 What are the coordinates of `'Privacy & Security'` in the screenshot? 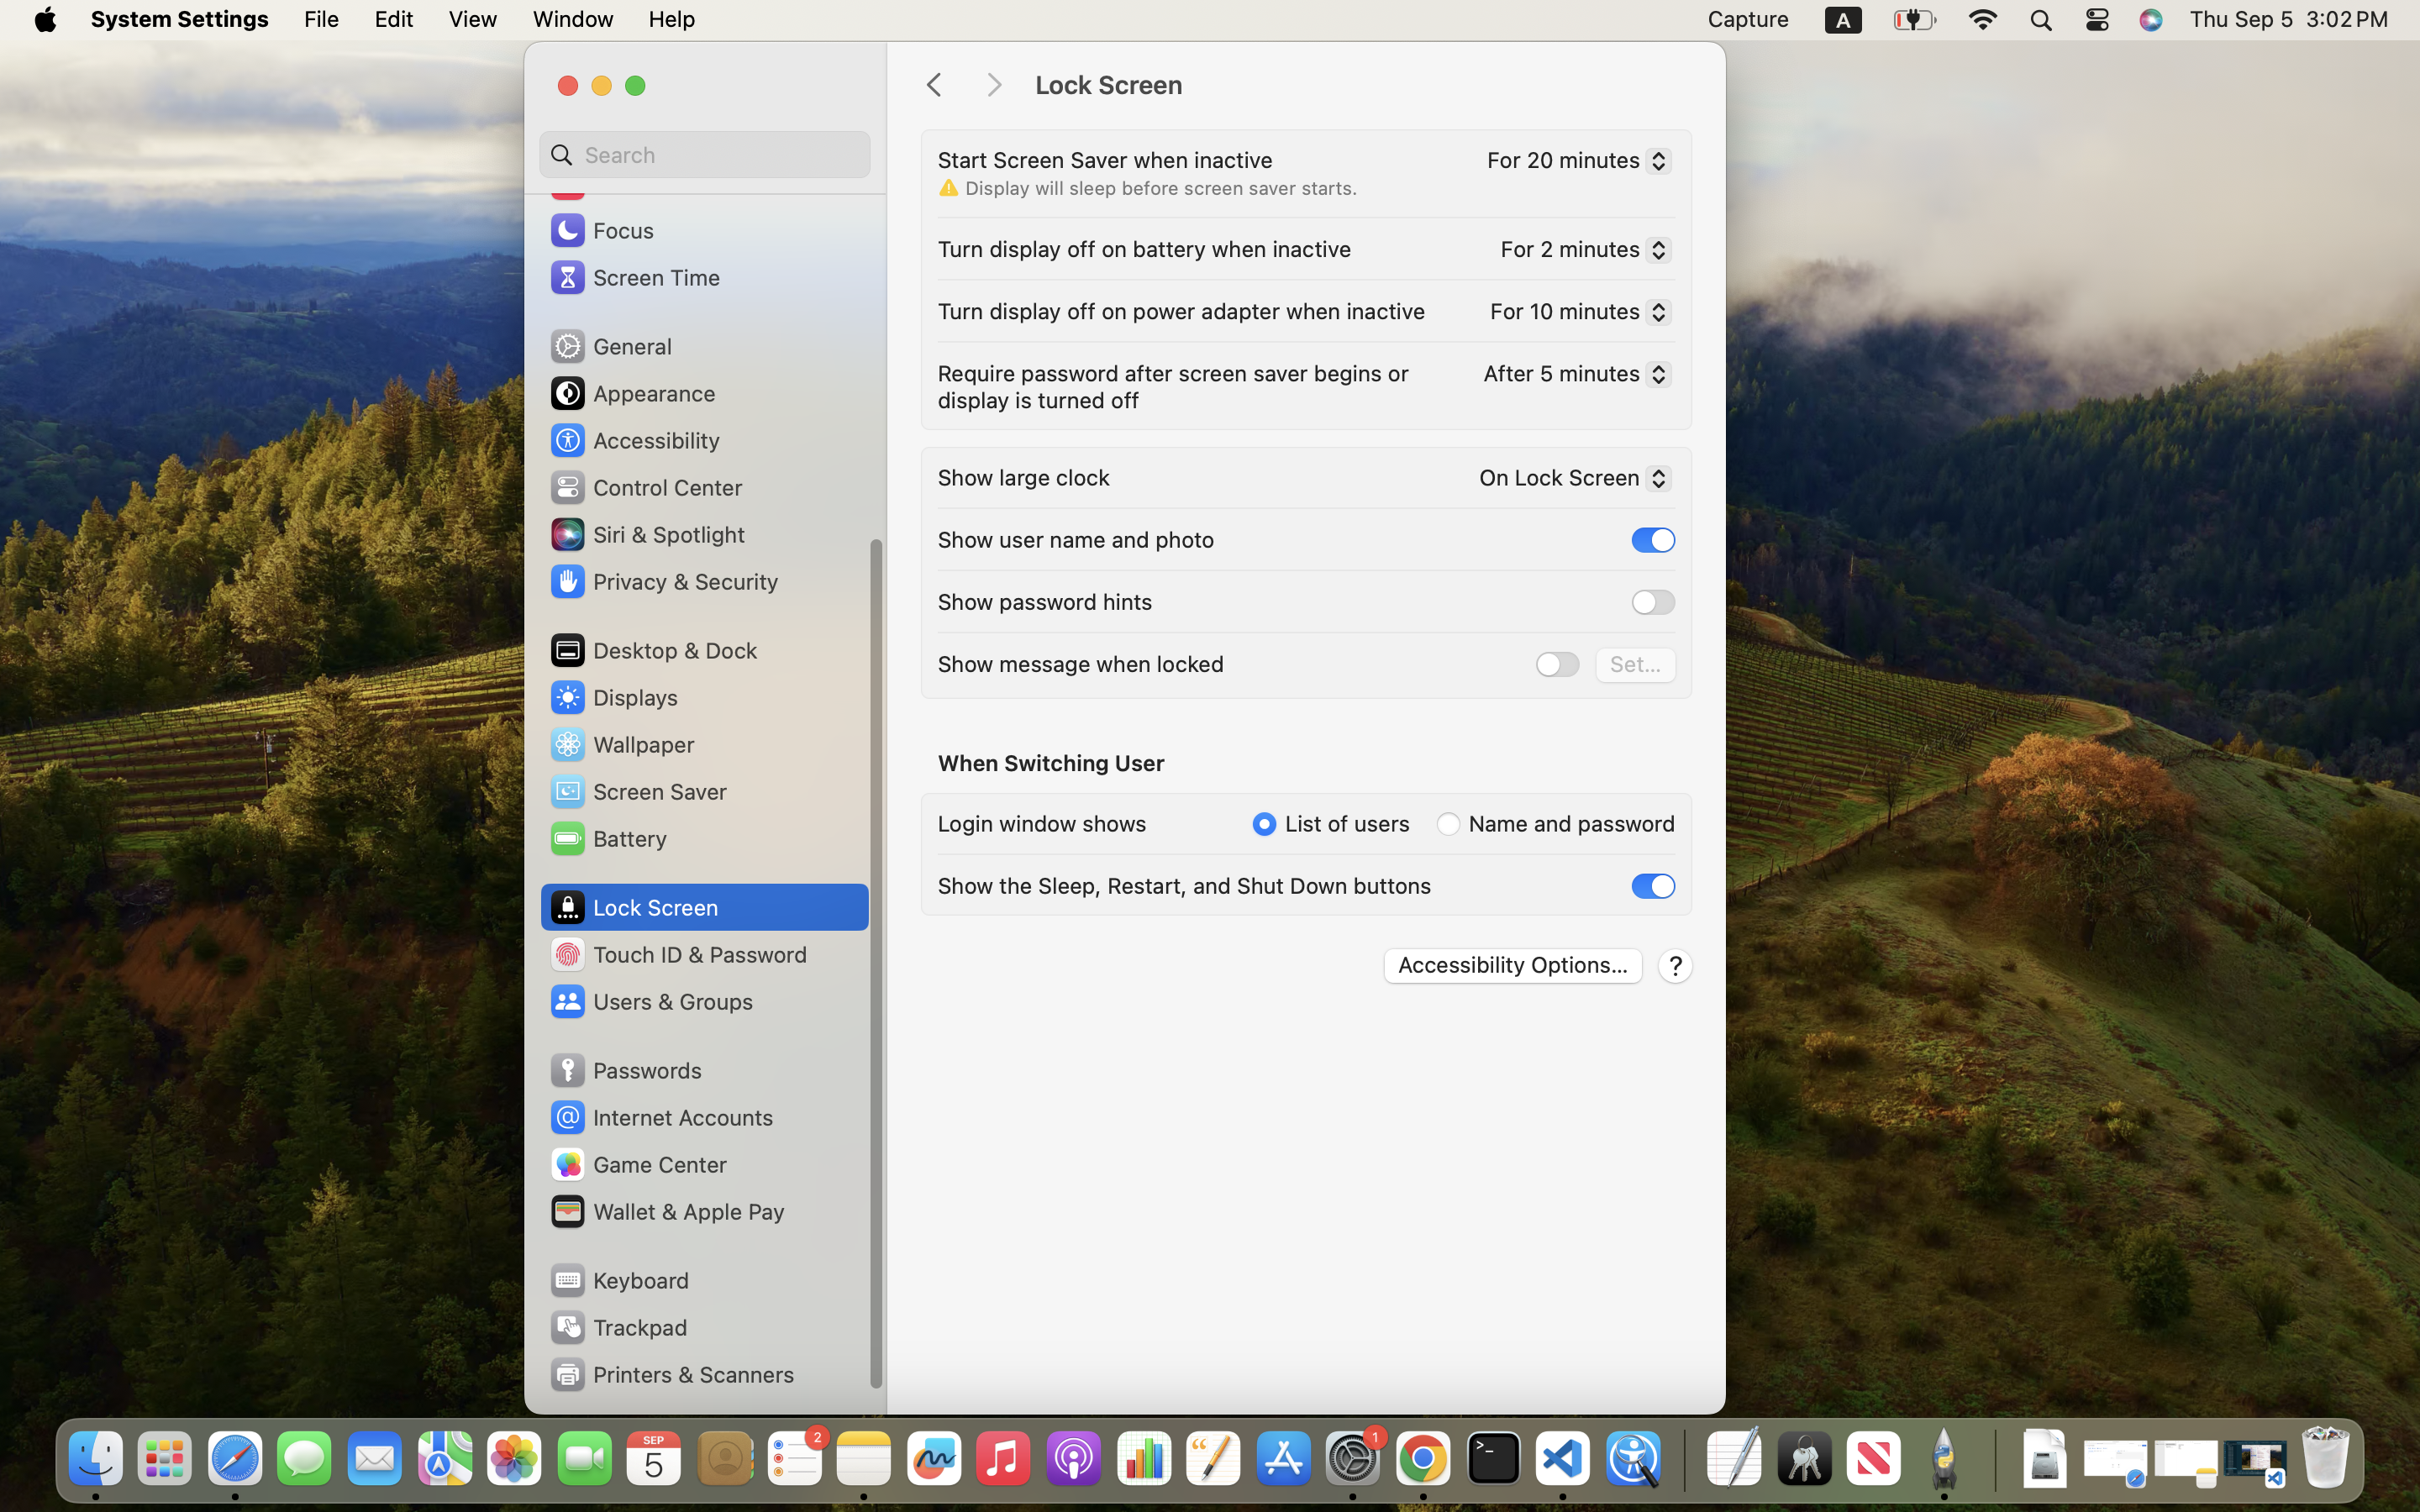 It's located at (662, 580).